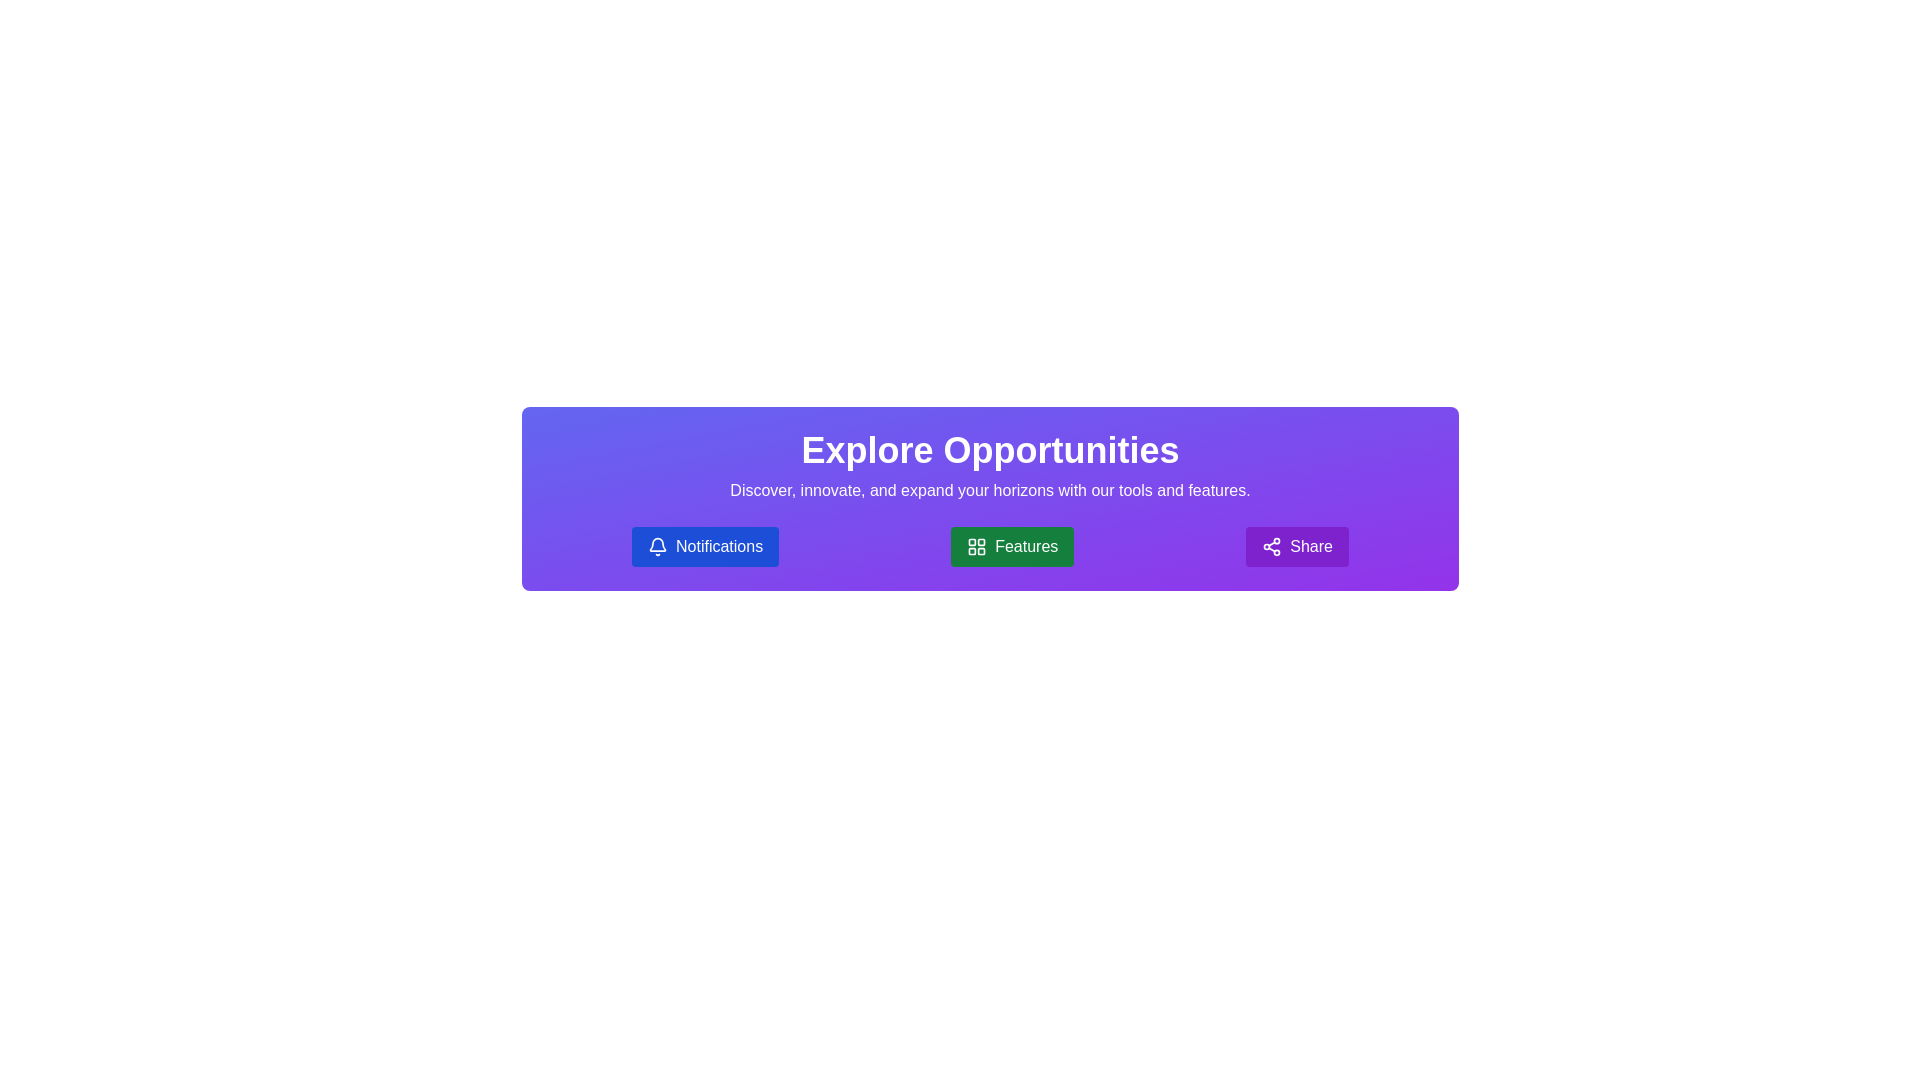 The width and height of the screenshot is (1920, 1080). Describe the element at coordinates (657, 544) in the screenshot. I see `the bell-shaped notification icon located to the left of the 'Notifications' text in the central notification button group` at that location.